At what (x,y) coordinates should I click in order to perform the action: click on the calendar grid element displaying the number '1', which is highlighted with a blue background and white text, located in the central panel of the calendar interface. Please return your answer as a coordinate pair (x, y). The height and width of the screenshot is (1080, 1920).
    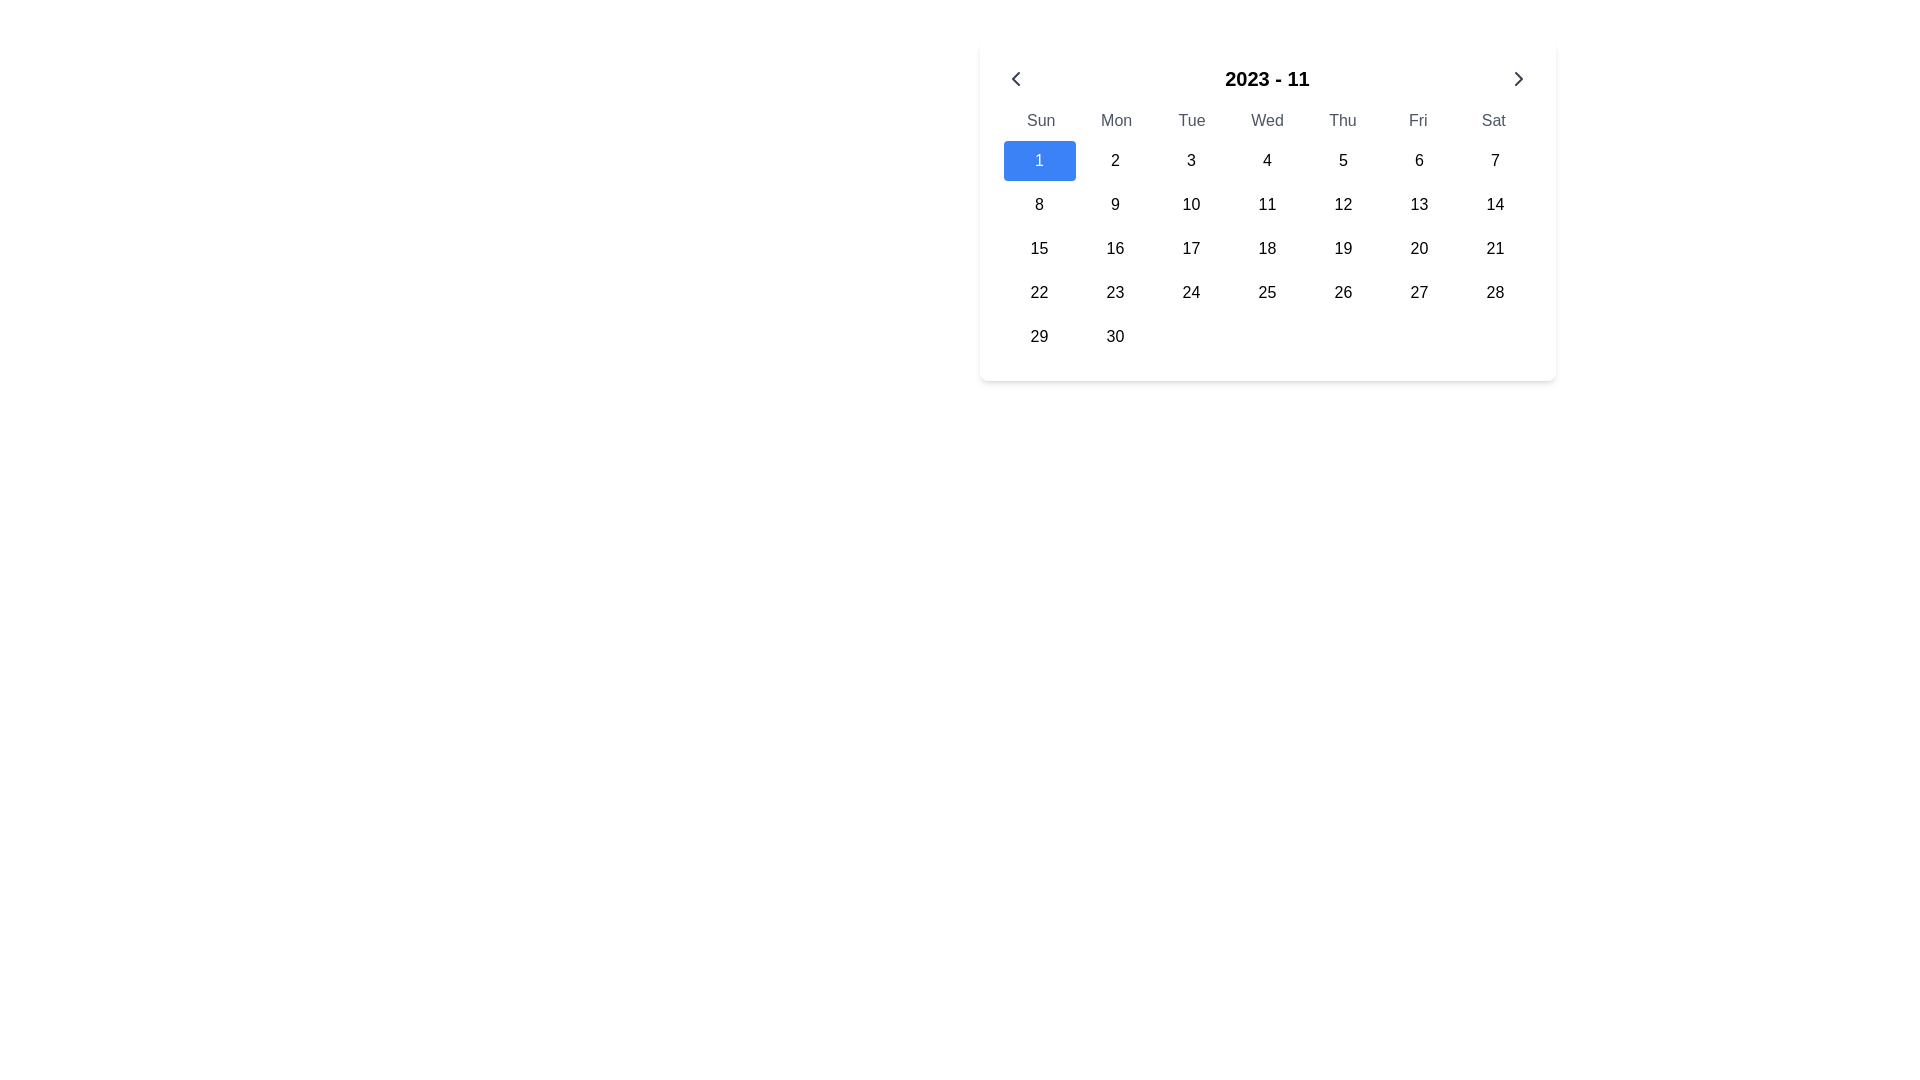
    Looking at the image, I should click on (1266, 248).